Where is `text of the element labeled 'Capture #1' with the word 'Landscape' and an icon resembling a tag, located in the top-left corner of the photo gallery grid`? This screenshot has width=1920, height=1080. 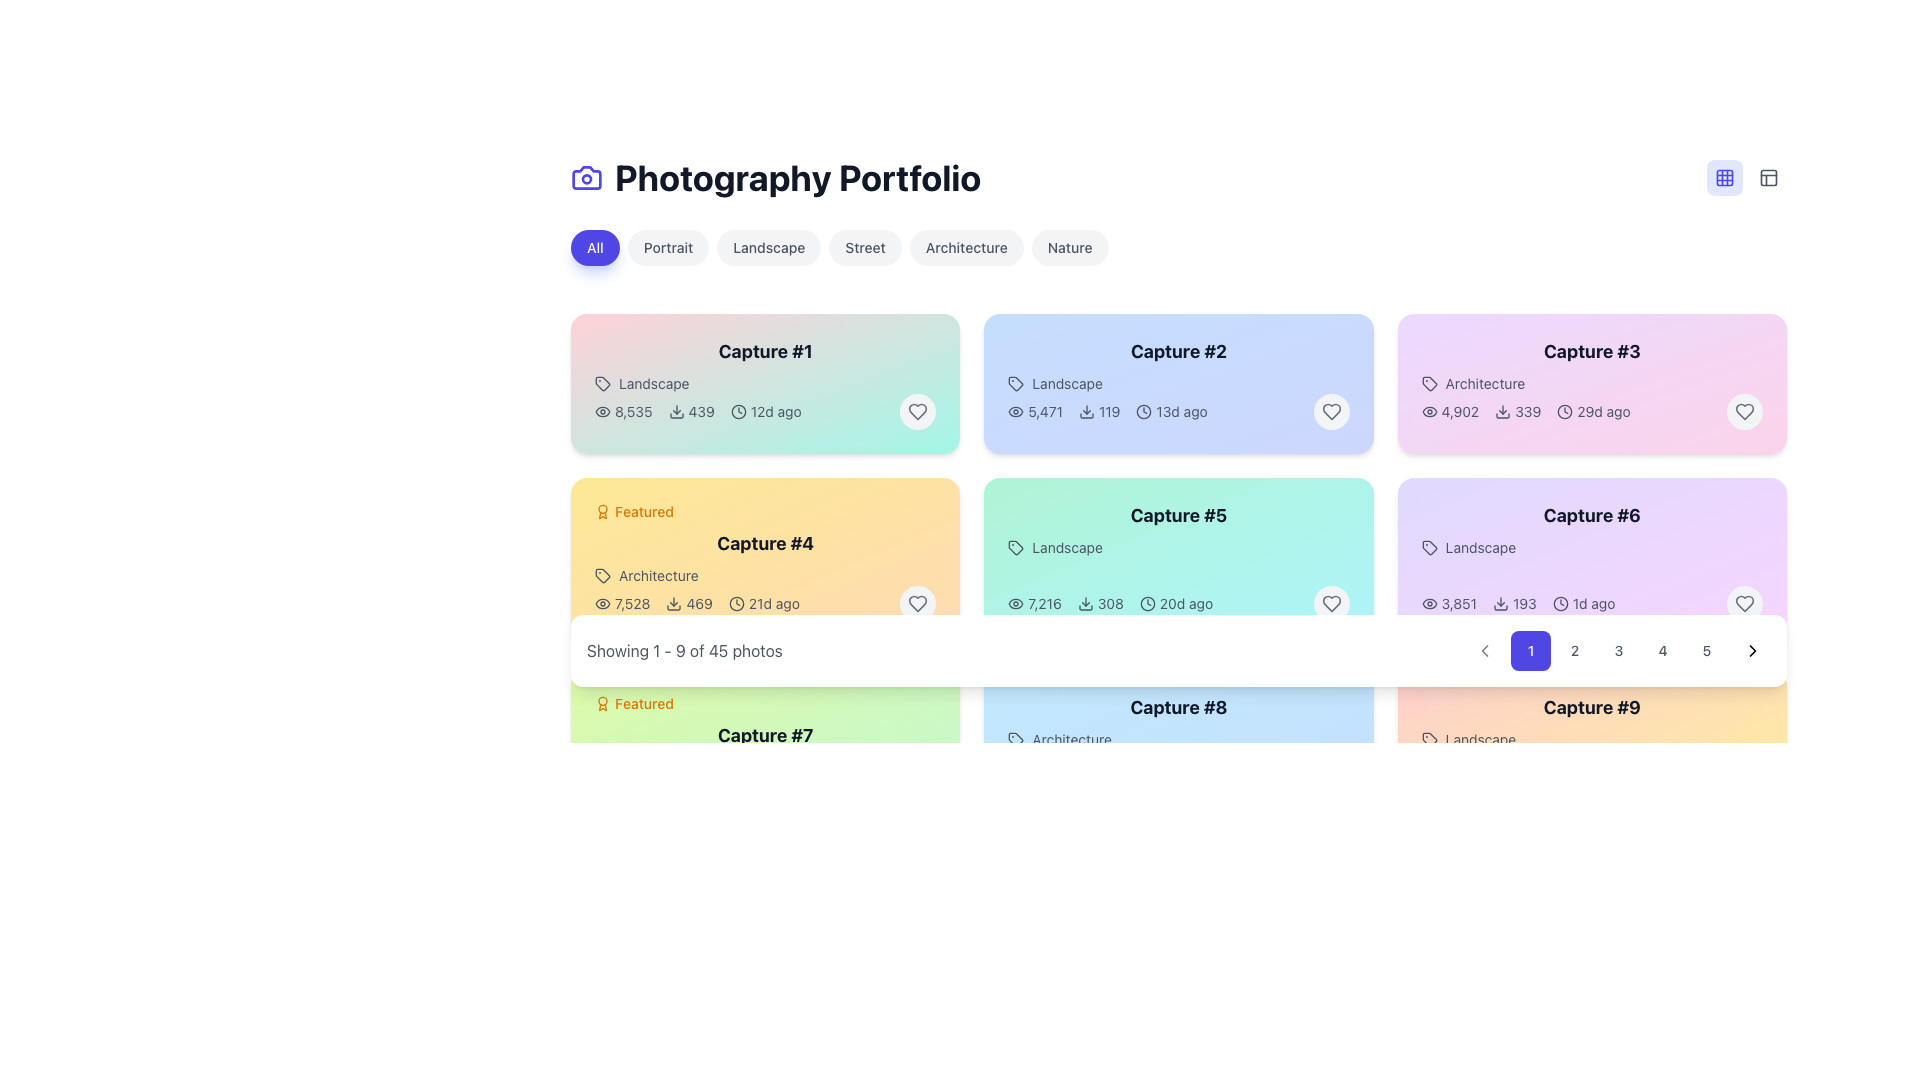 text of the element labeled 'Capture #1' with the word 'Landscape' and an icon resembling a tag, located in the top-left corner of the photo gallery grid is located at coordinates (764, 366).